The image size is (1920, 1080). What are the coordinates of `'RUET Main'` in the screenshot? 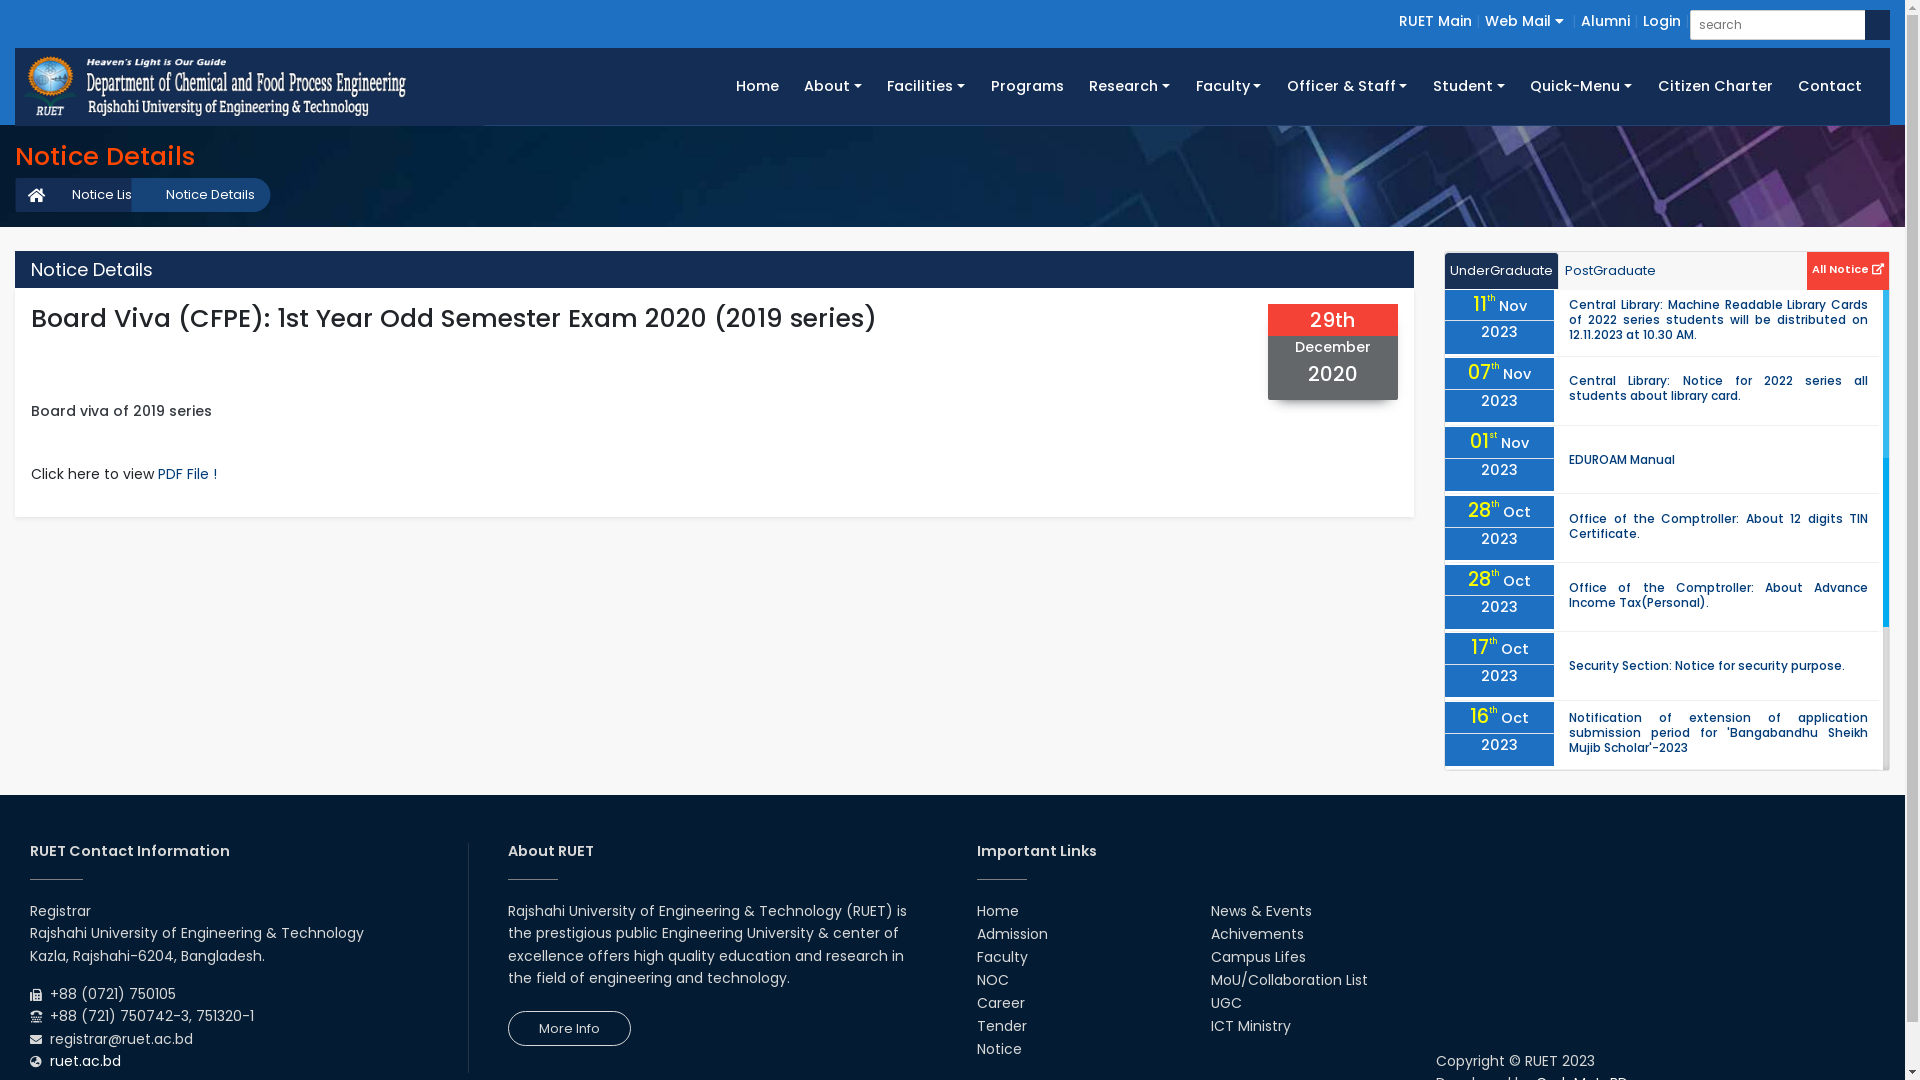 It's located at (1434, 20).